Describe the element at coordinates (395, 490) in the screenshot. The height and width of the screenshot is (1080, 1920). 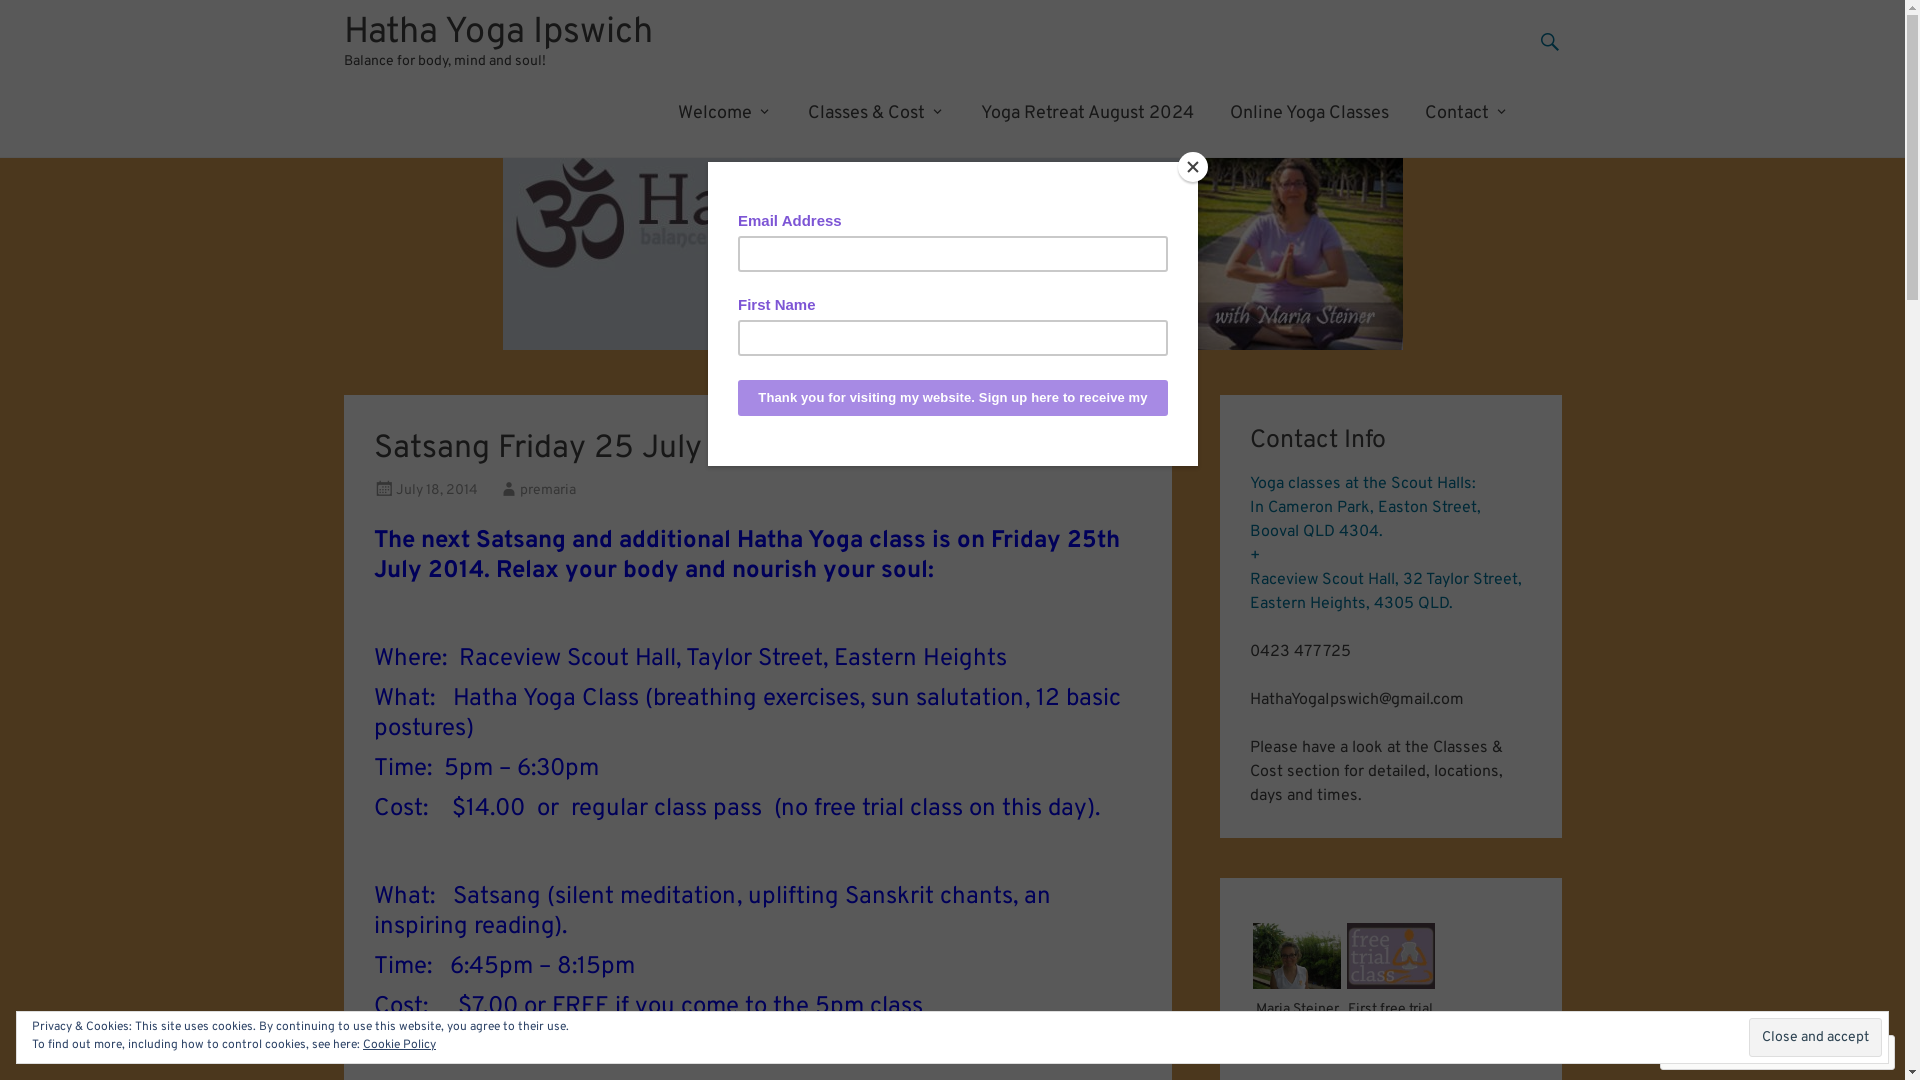
I see `'July 18, 2014'` at that location.